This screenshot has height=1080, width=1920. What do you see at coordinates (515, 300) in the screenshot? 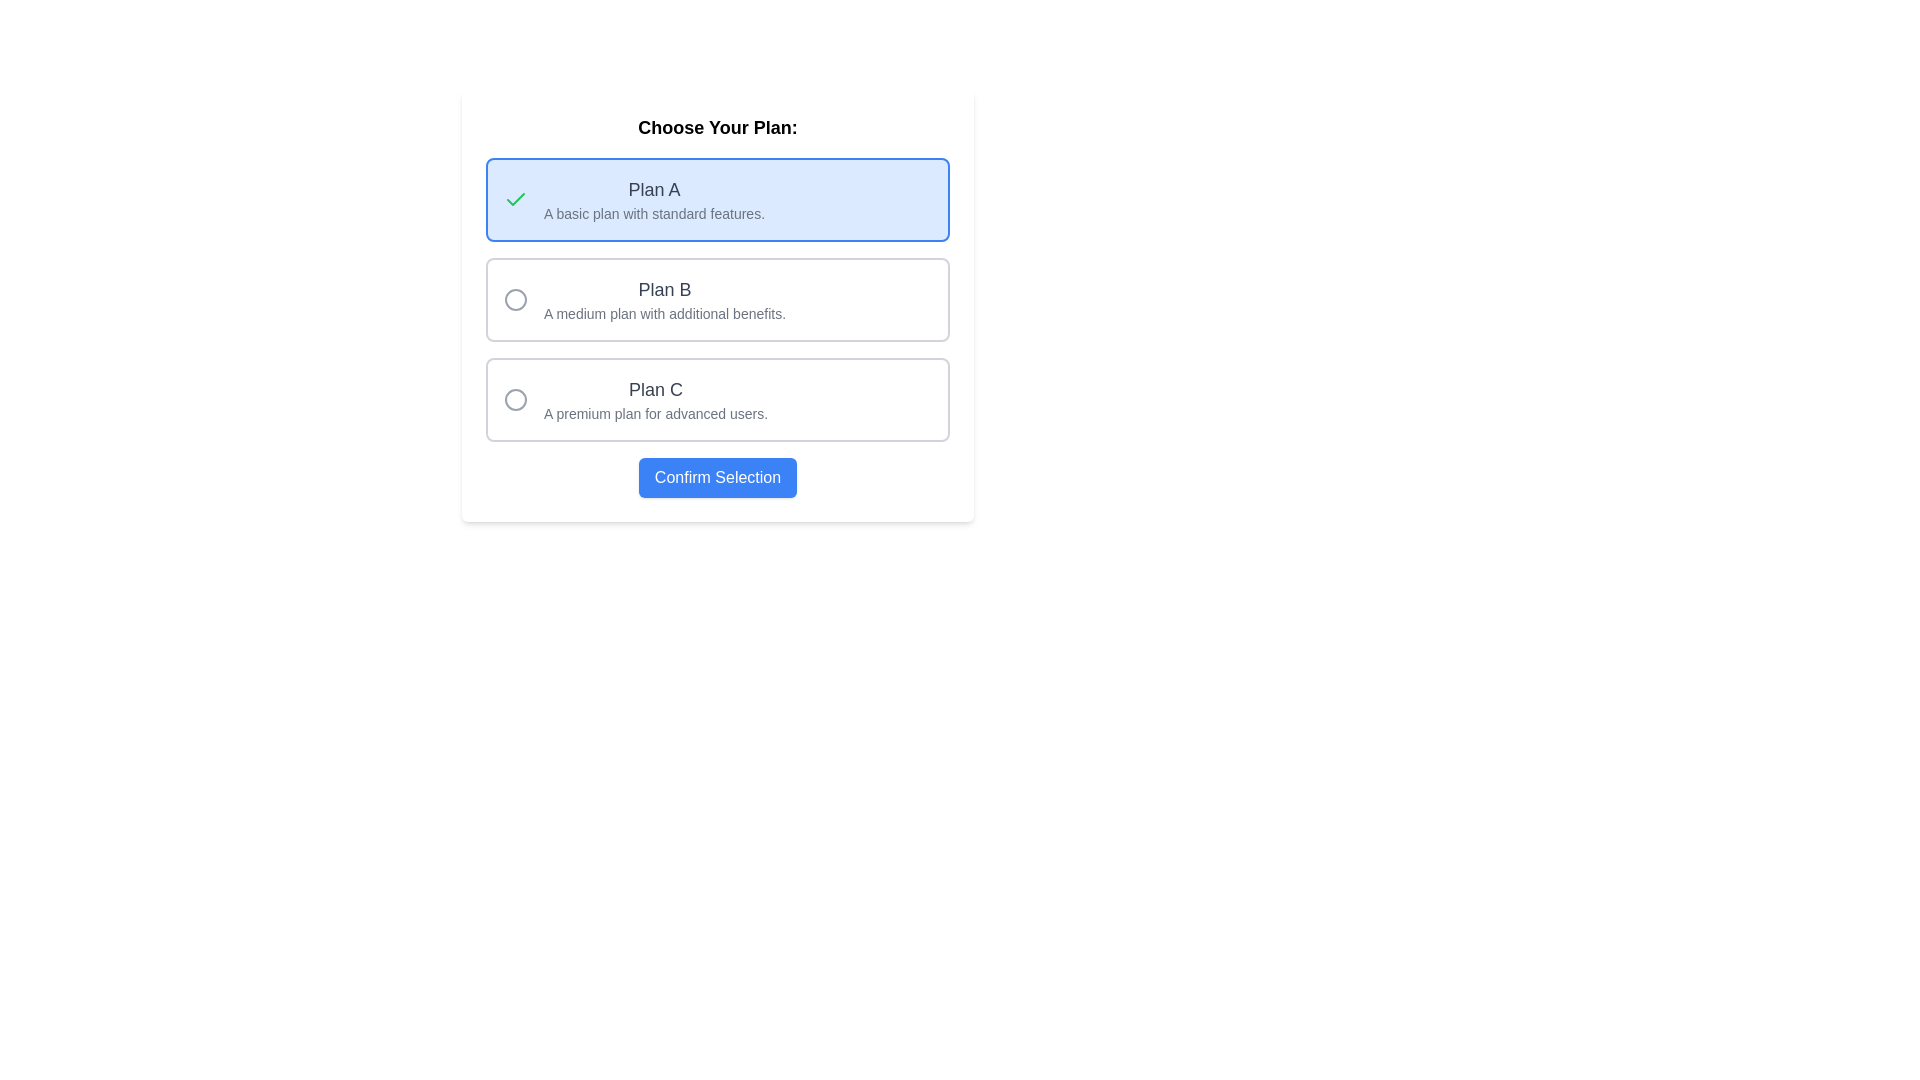
I see `the central SVG circle used as a visual indicator for selecting among available plans in the 'Choose Your Plan' UI, located to the left of the 'Plan B' text option` at bounding box center [515, 300].